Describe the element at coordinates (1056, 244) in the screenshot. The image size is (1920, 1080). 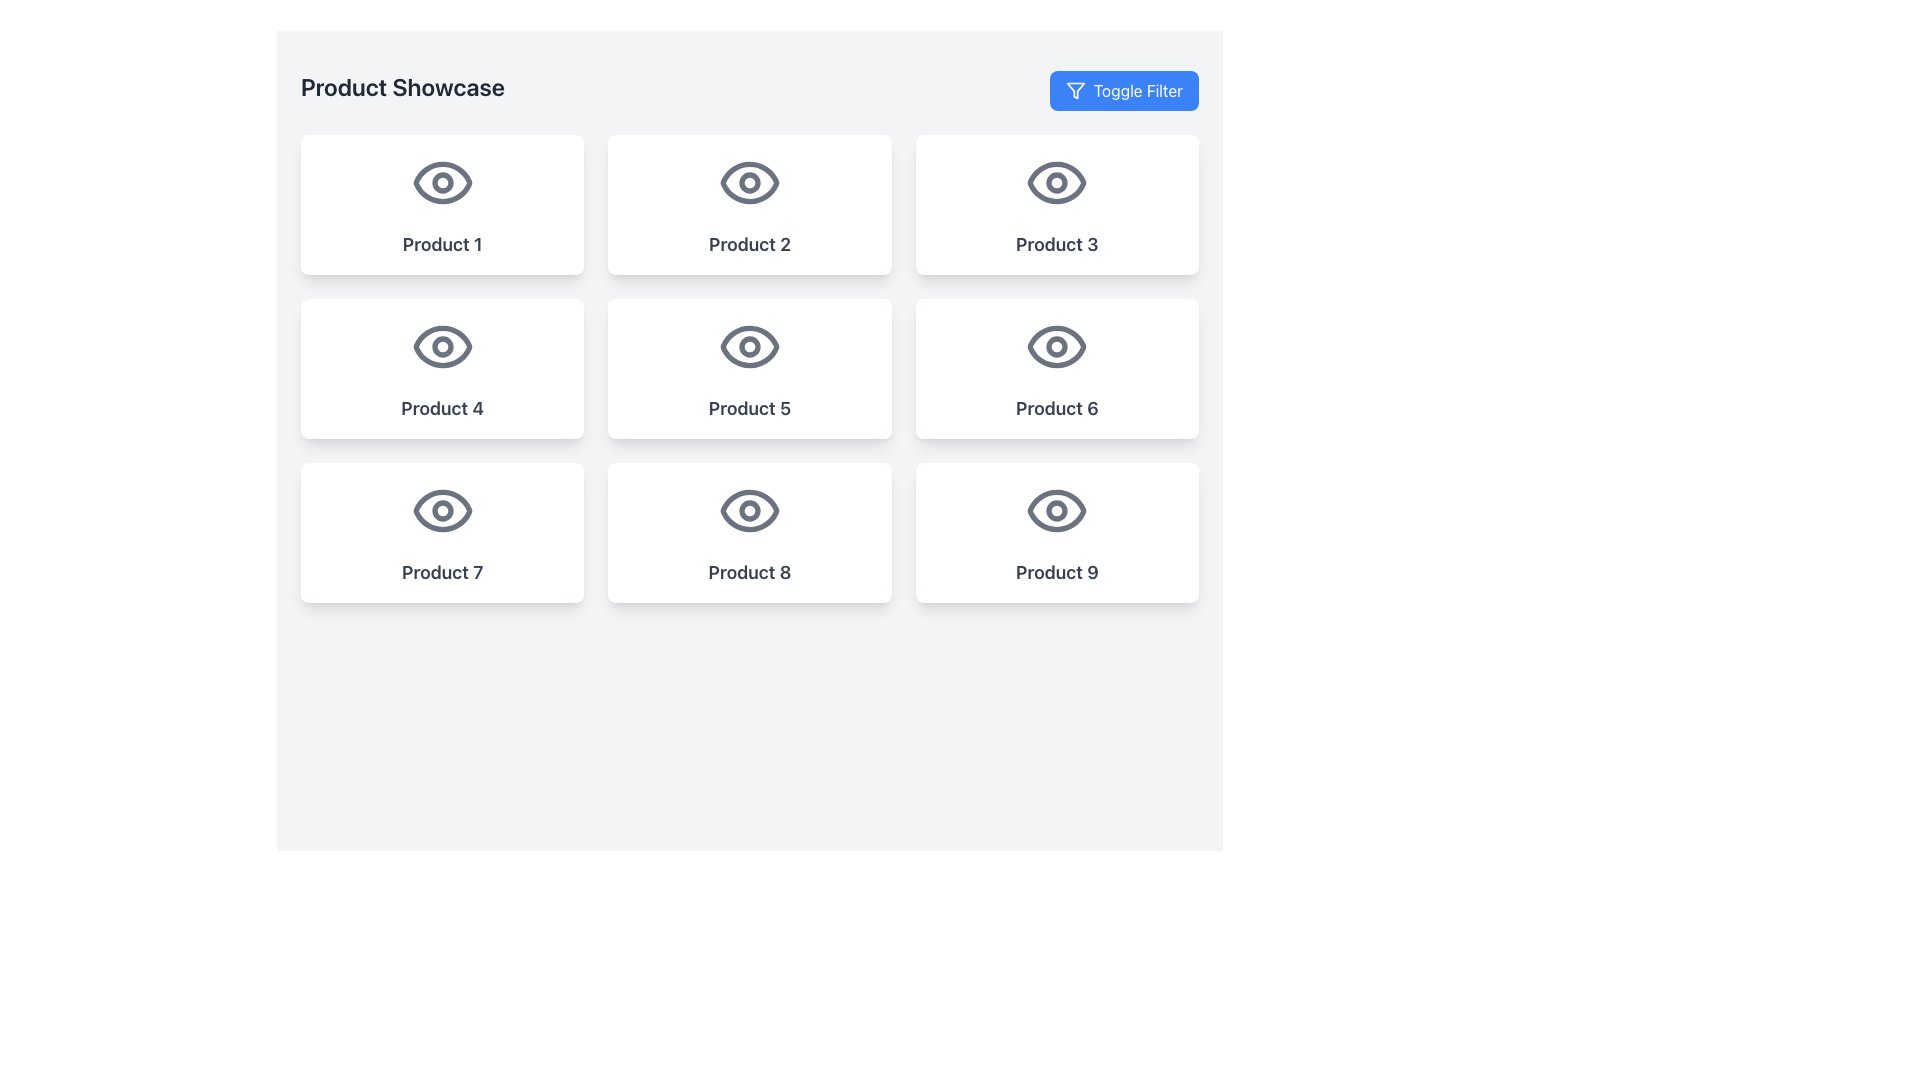
I see `the text label 'Product 3' located at the bottom center of the product card, which identifies the product and is situated below the eye graphic icon` at that location.